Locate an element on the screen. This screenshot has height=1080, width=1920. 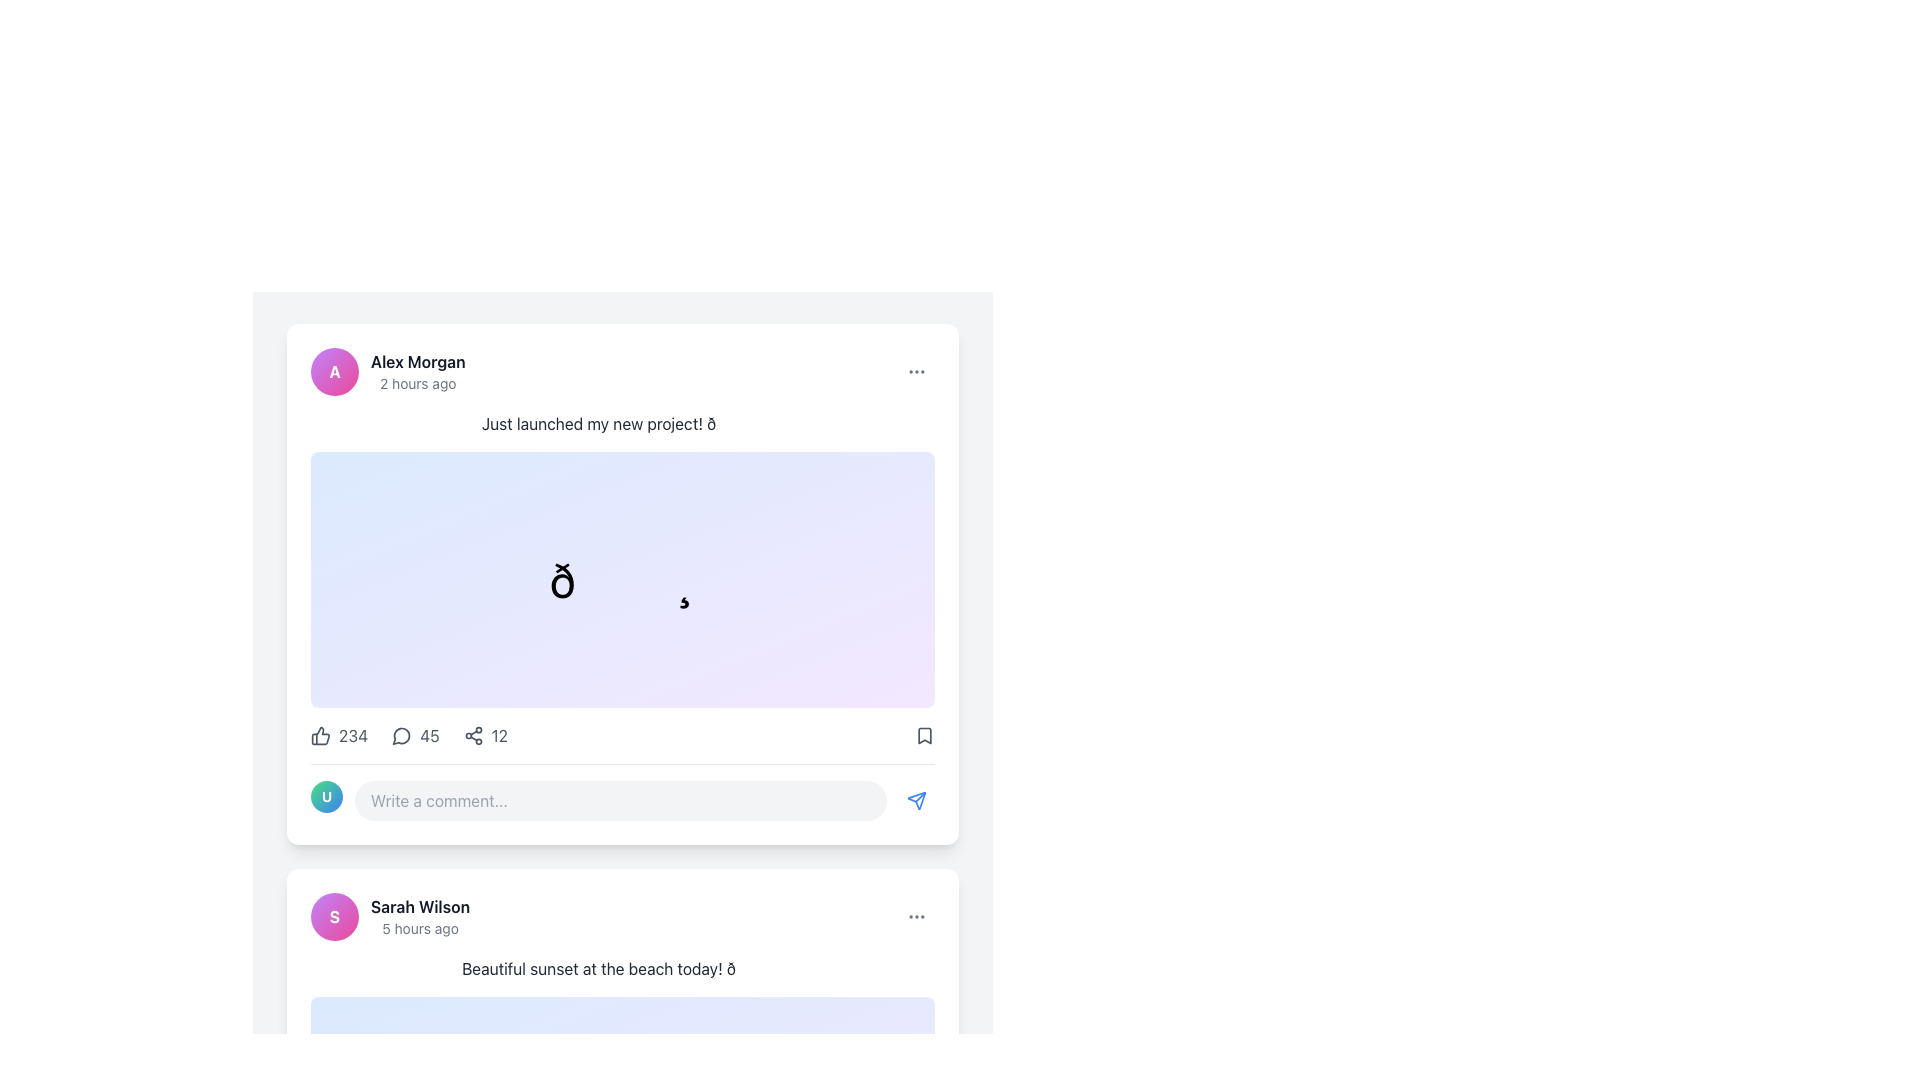
the text label that provides details about the author of a post and the time of posting, located to the right of a circular profile picture labeled with 'S' is located at coordinates (419, 917).